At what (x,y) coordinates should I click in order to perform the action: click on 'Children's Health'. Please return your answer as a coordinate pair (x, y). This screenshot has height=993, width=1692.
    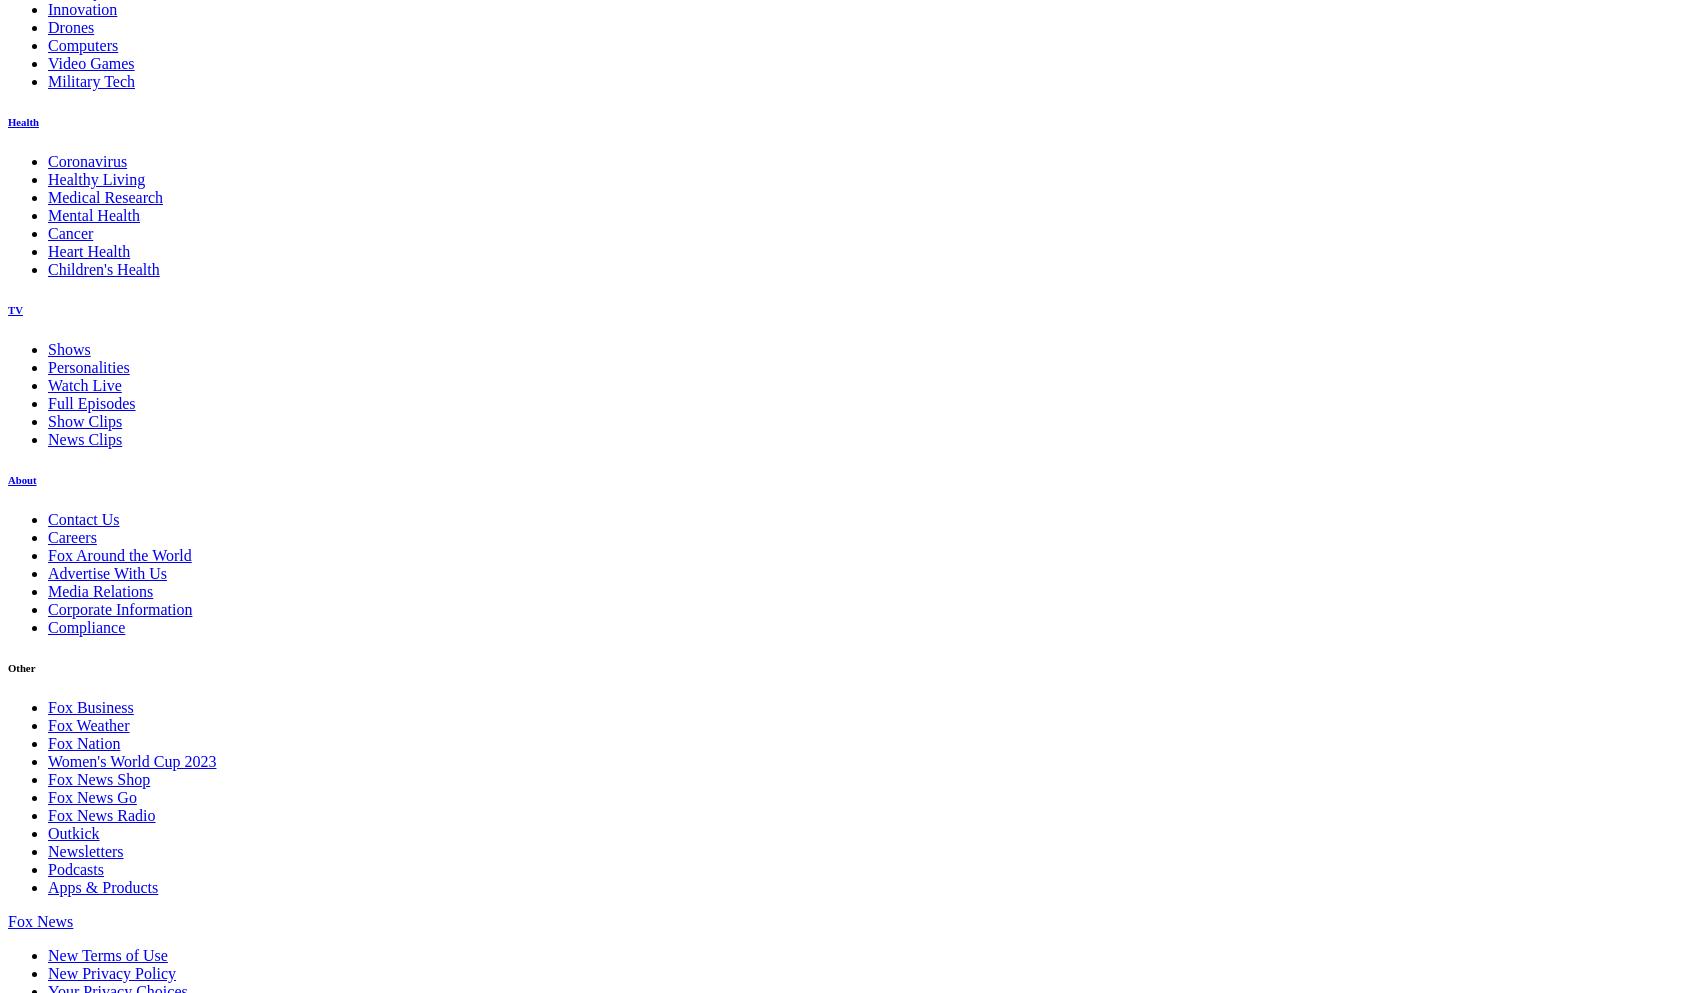
    Looking at the image, I should click on (47, 269).